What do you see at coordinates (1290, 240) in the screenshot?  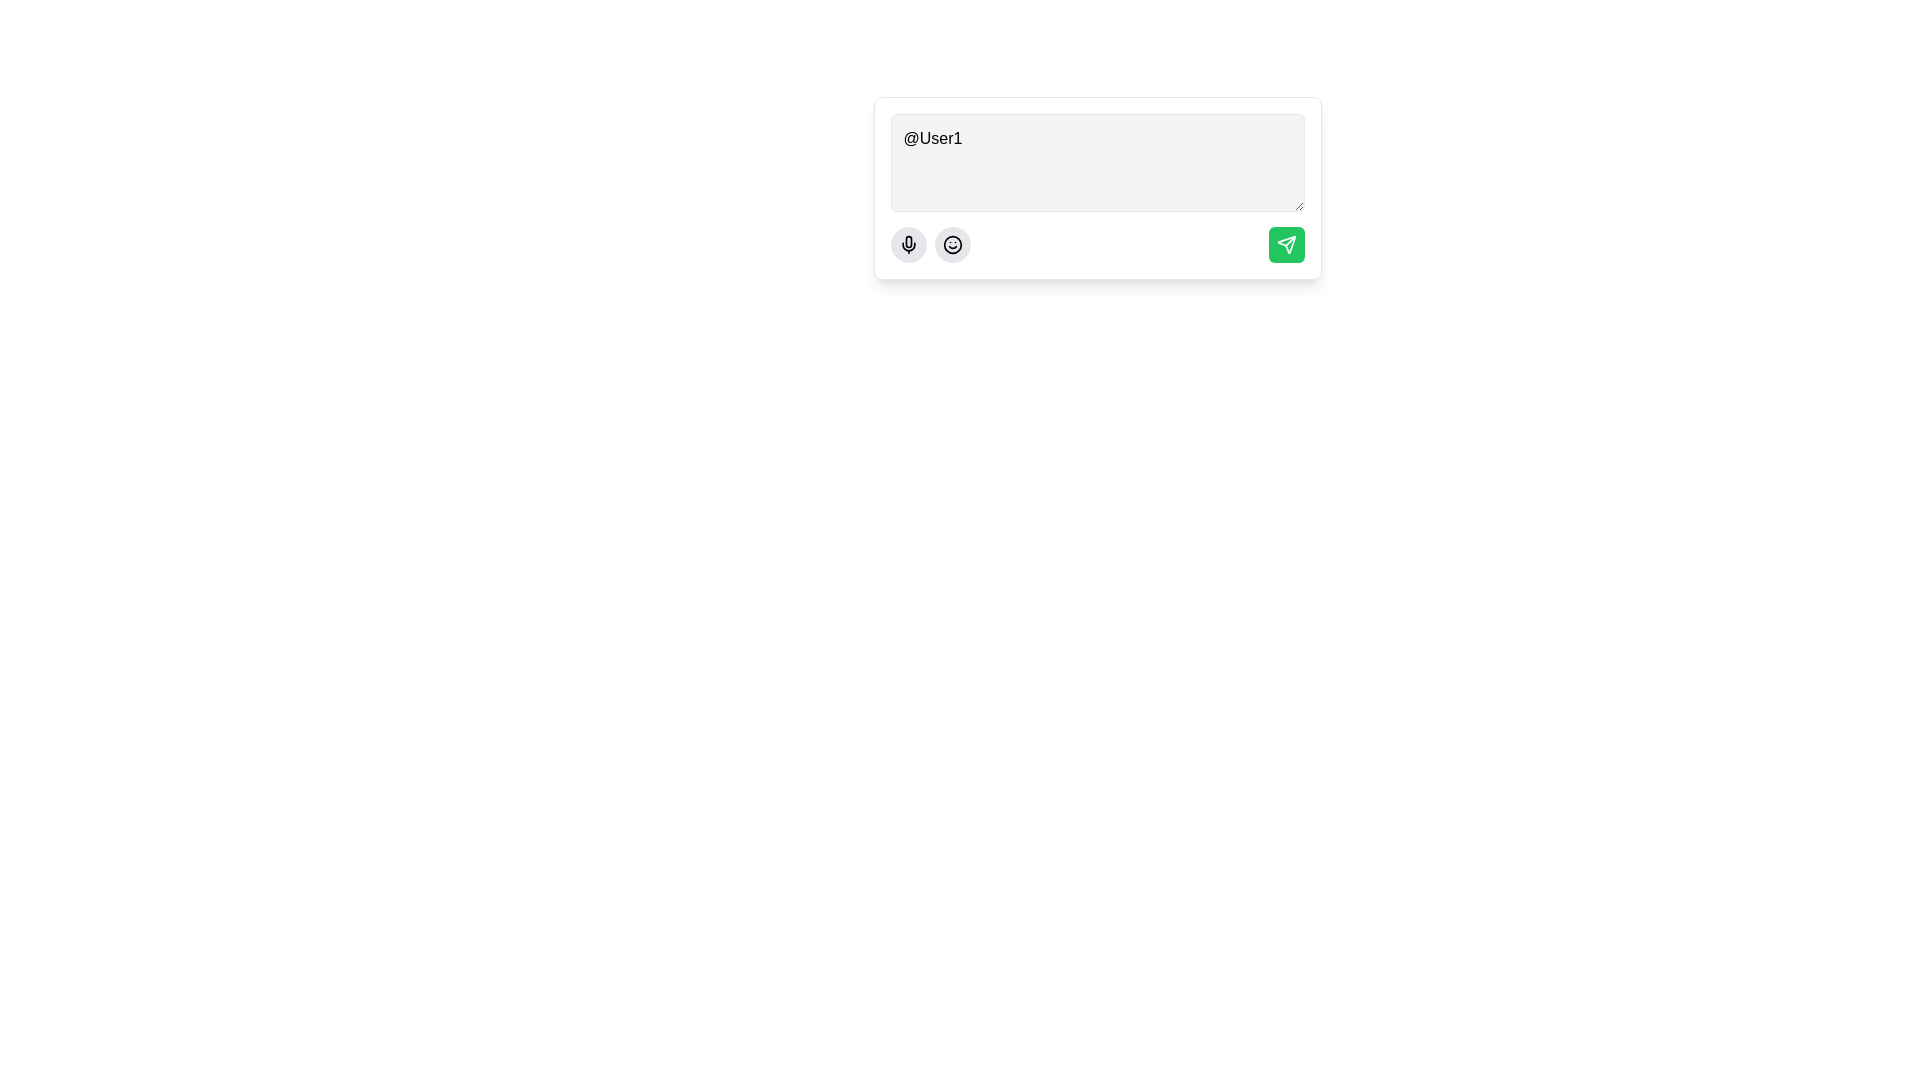 I see `the diagonal line that is part of the SVG-based icon at the top-right section of the rounded button with a green background located at the bottom-right corner of the interface` at bounding box center [1290, 240].